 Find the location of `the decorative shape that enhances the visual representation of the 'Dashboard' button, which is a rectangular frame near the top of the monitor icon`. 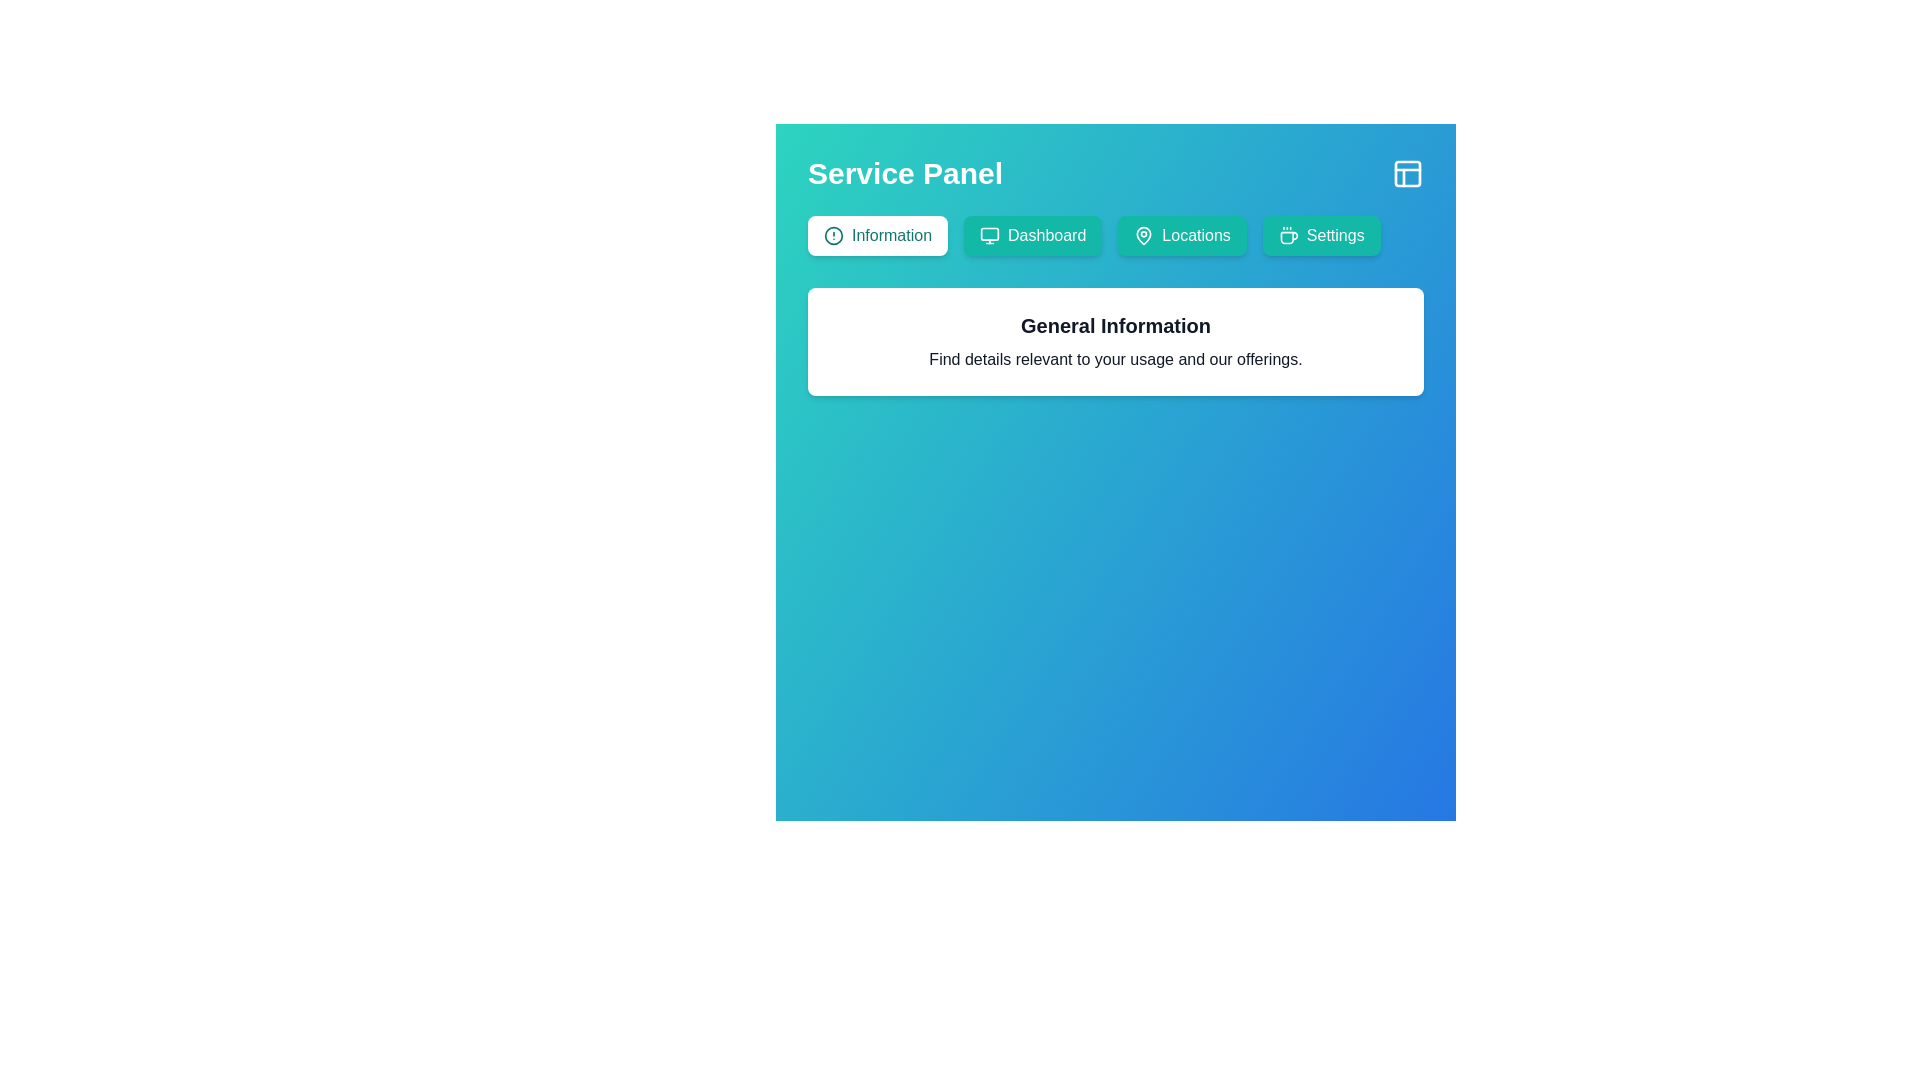

the decorative shape that enhances the visual representation of the 'Dashboard' button, which is a rectangular frame near the top of the monitor icon is located at coordinates (990, 233).